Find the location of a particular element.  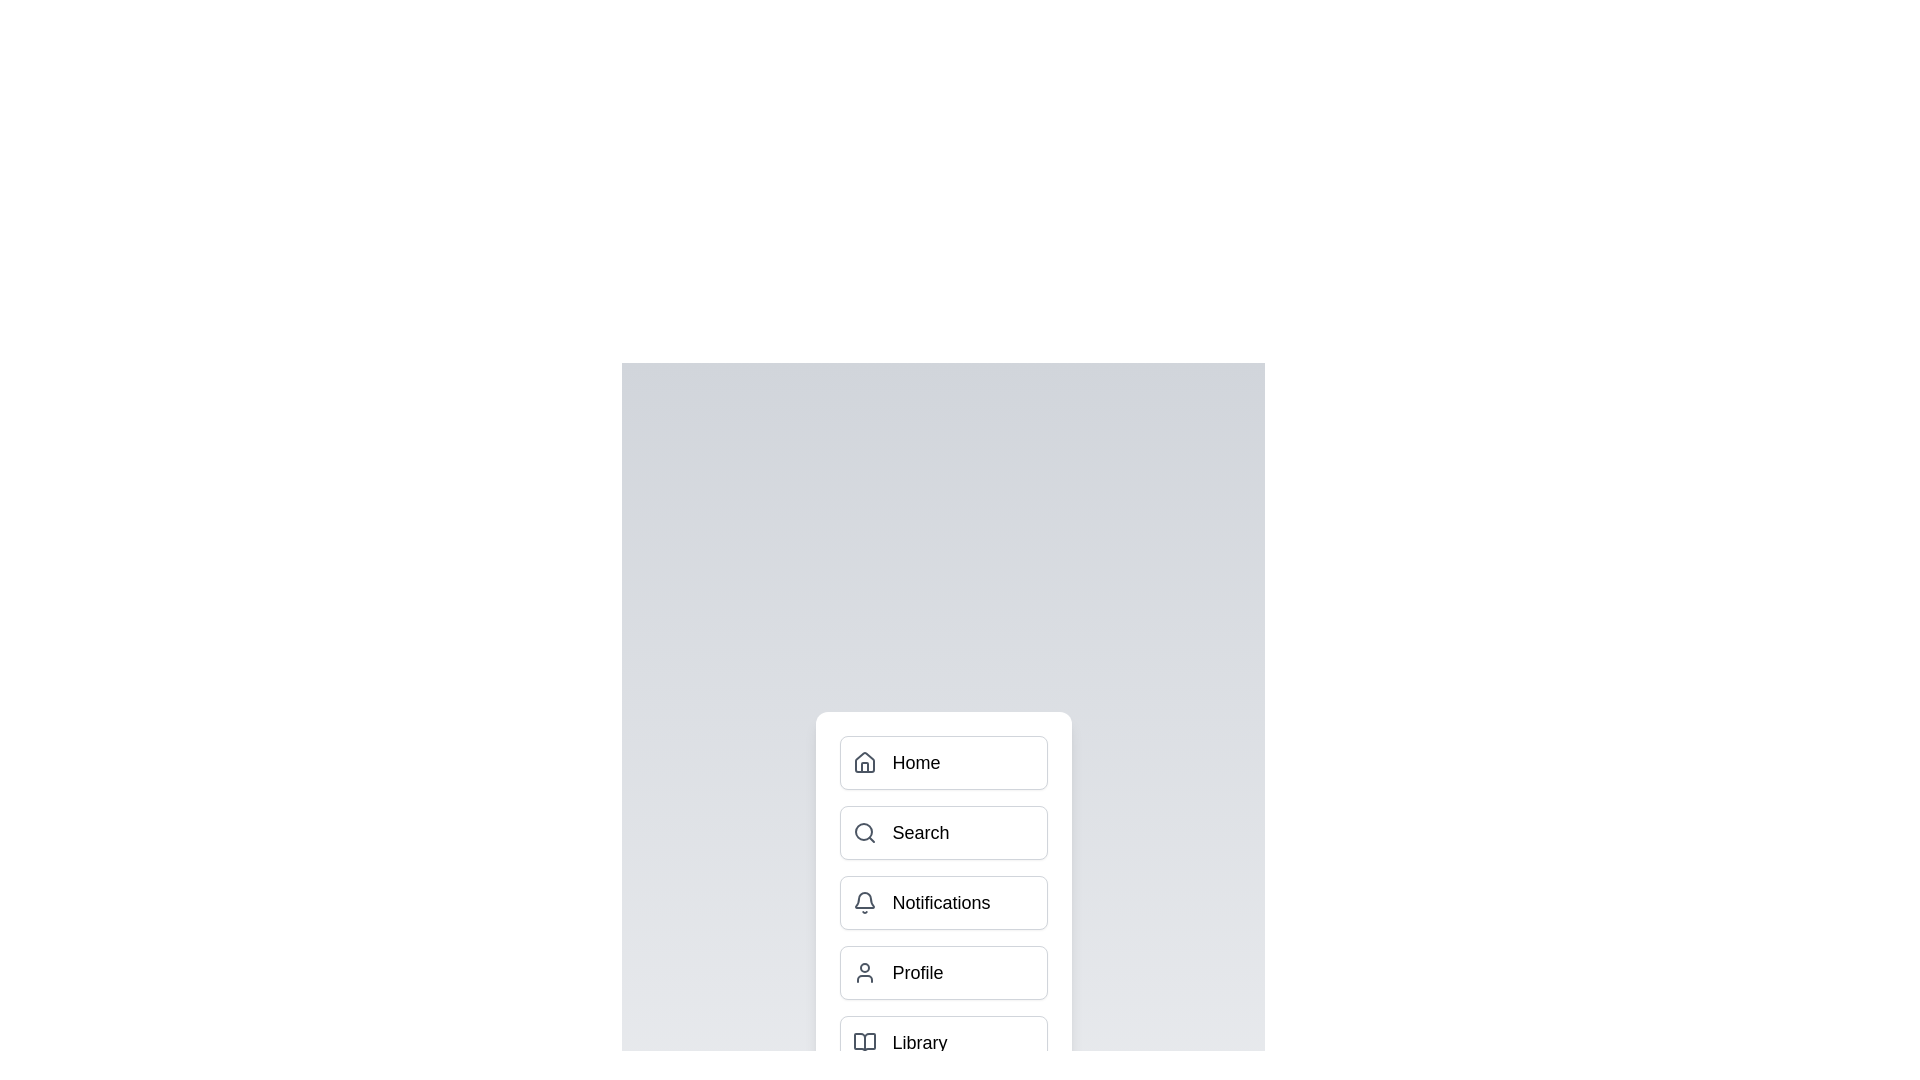

the menu item Home is located at coordinates (942, 763).